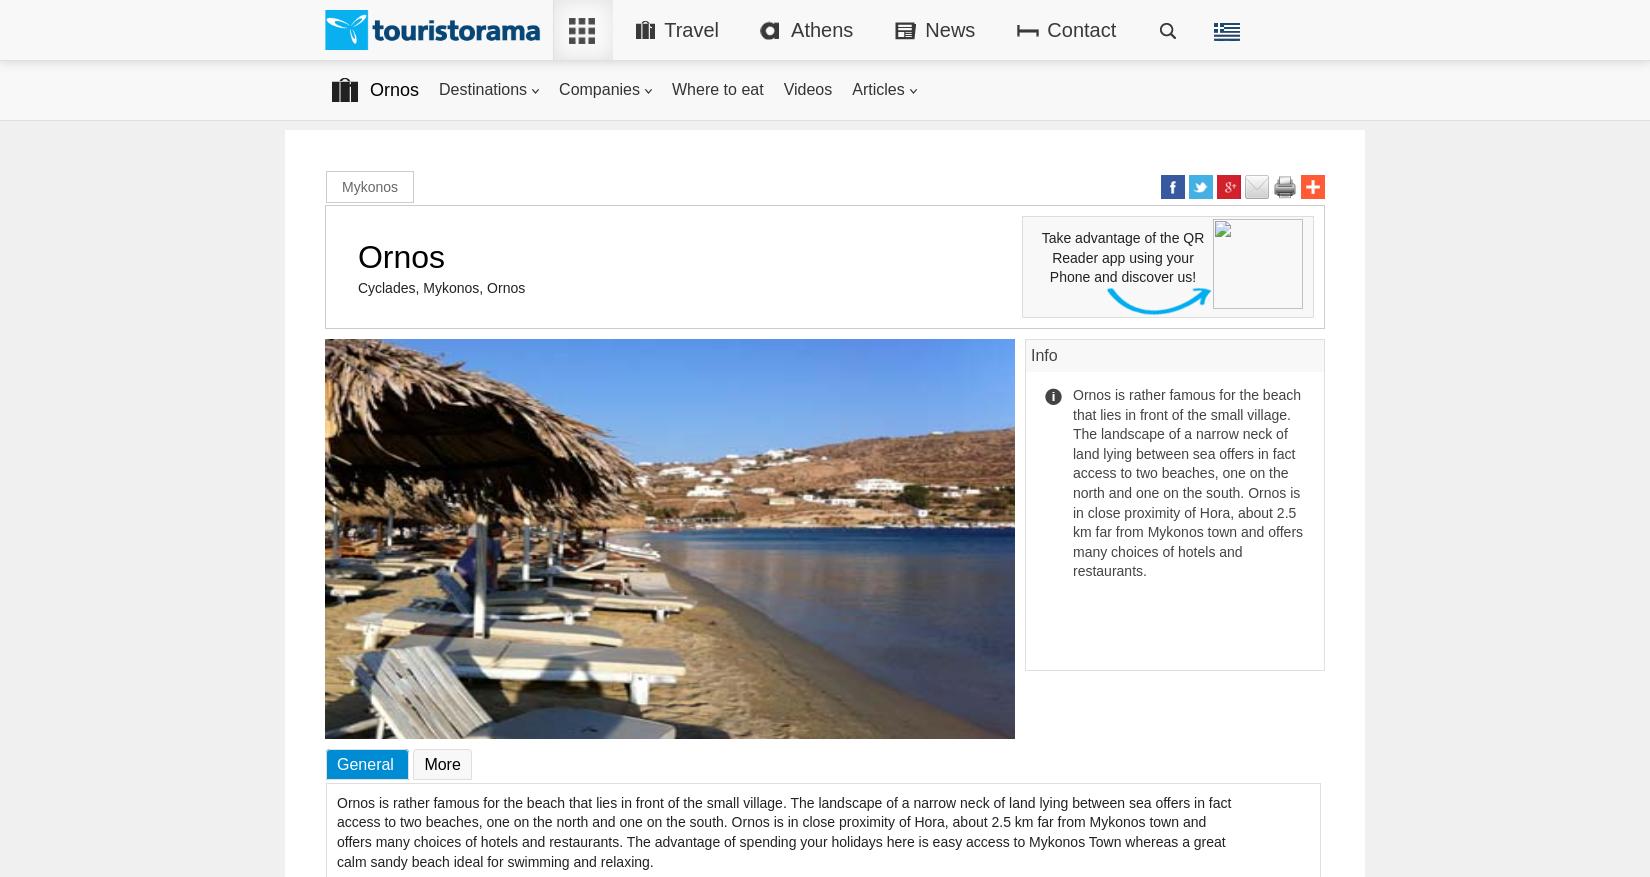  What do you see at coordinates (385, 288) in the screenshot?
I see `'Cyclades'` at bounding box center [385, 288].